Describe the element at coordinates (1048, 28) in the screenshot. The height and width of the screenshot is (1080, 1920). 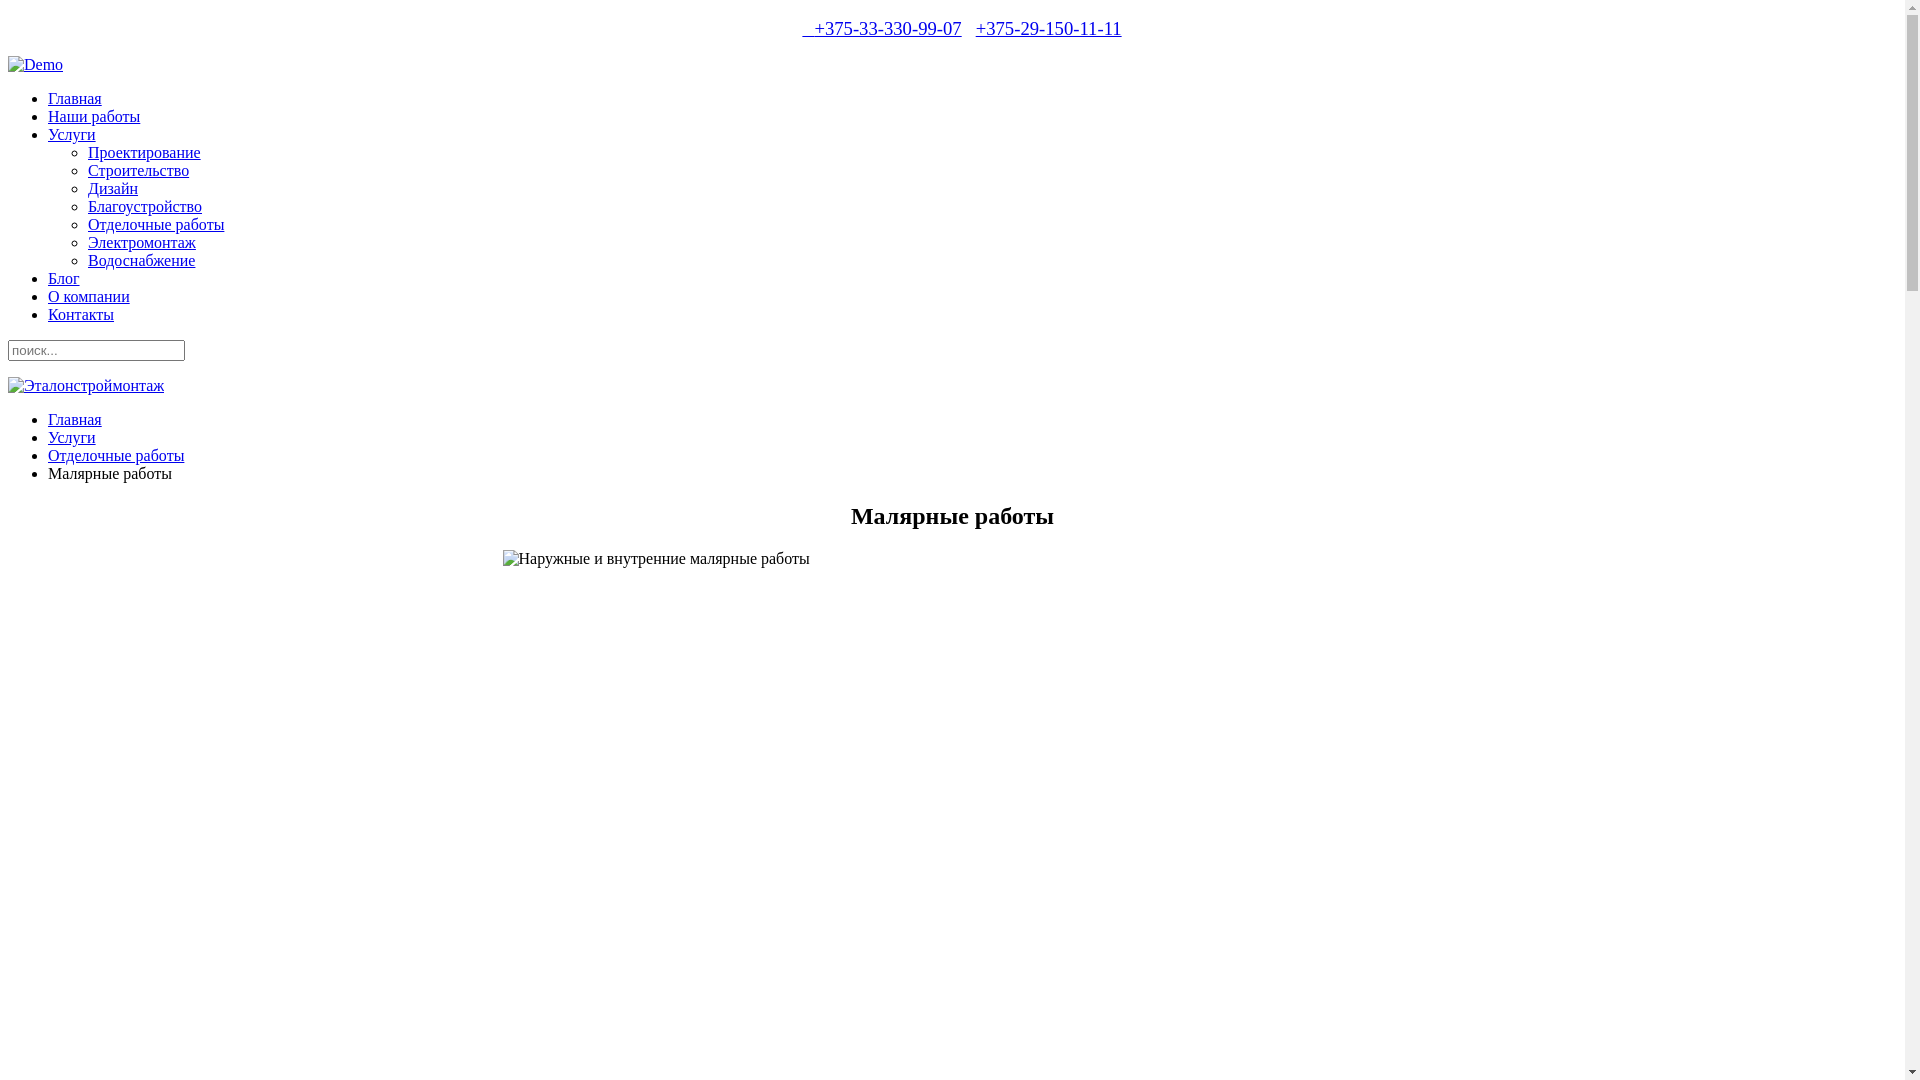
I see `'+375-29-150-11-11'` at that location.